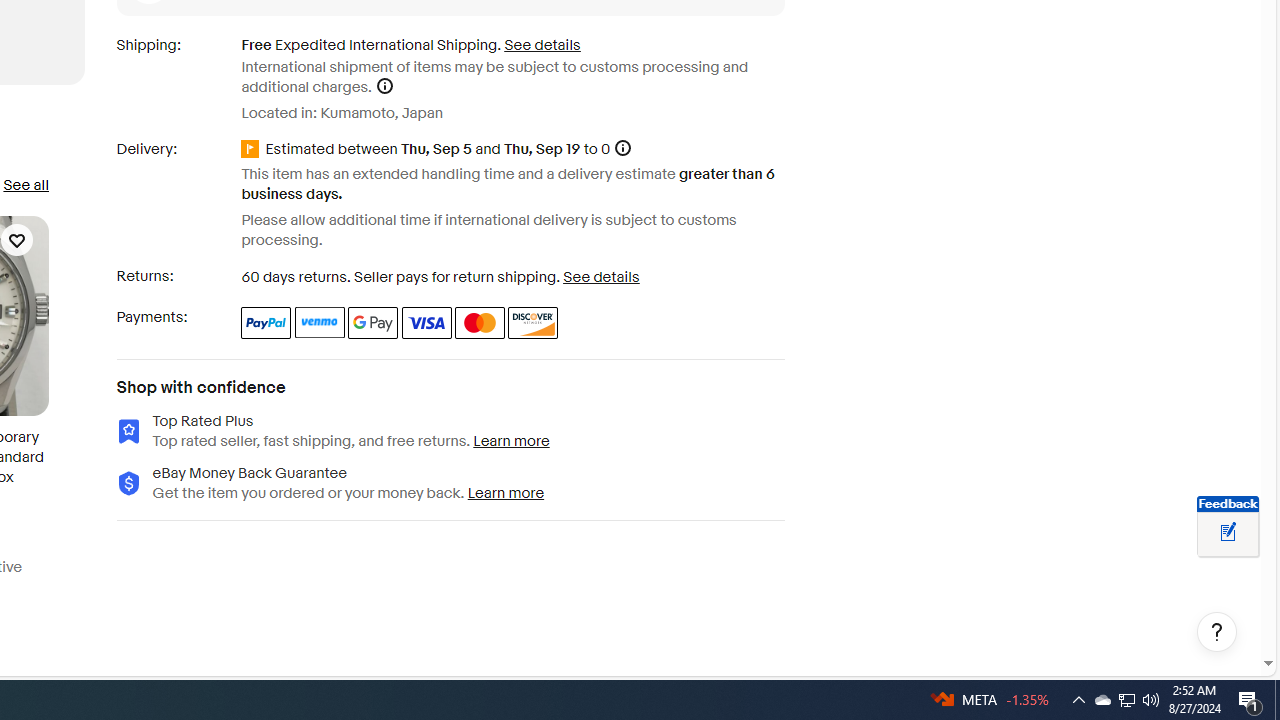 The width and height of the screenshot is (1280, 720). What do you see at coordinates (25, 185) in the screenshot?
I see `'See all'` at bounding box center [25, 185].